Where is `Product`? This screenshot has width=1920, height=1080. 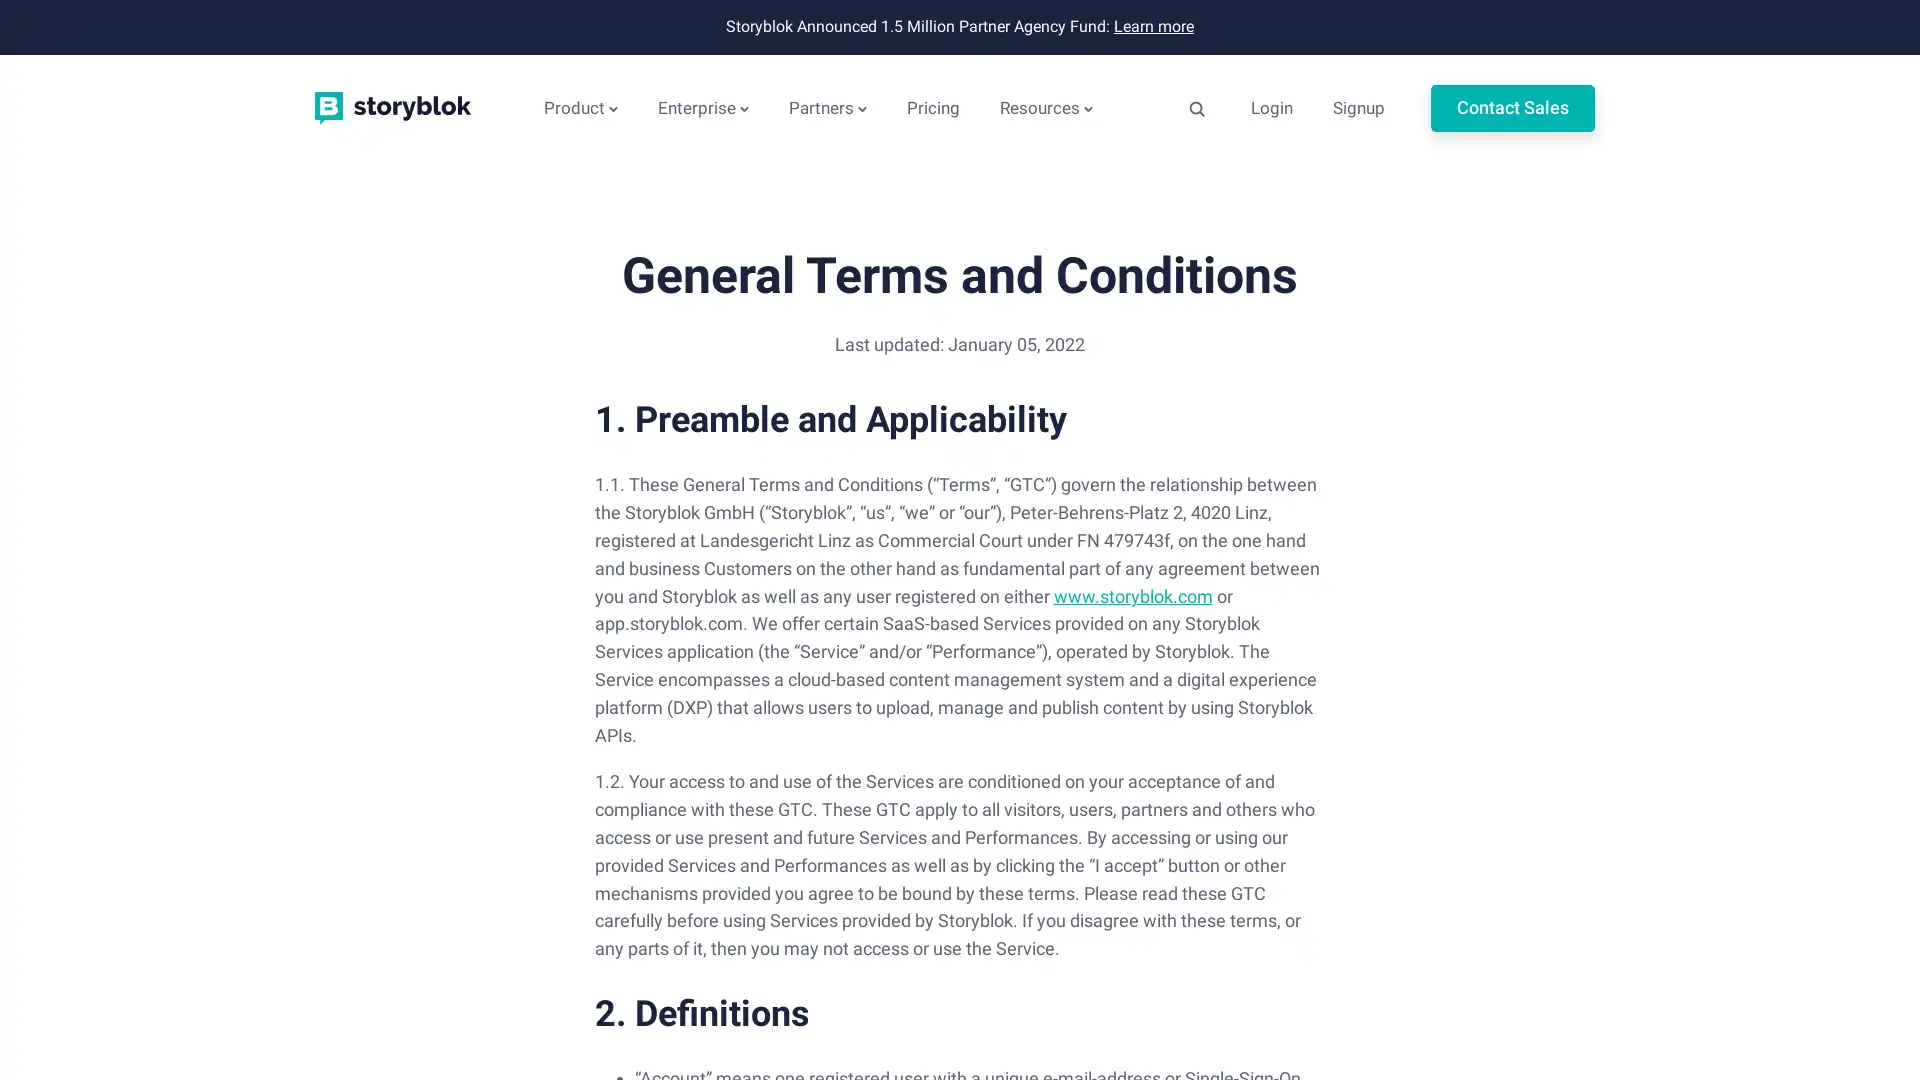 Product is located at coordinates (579, 108).